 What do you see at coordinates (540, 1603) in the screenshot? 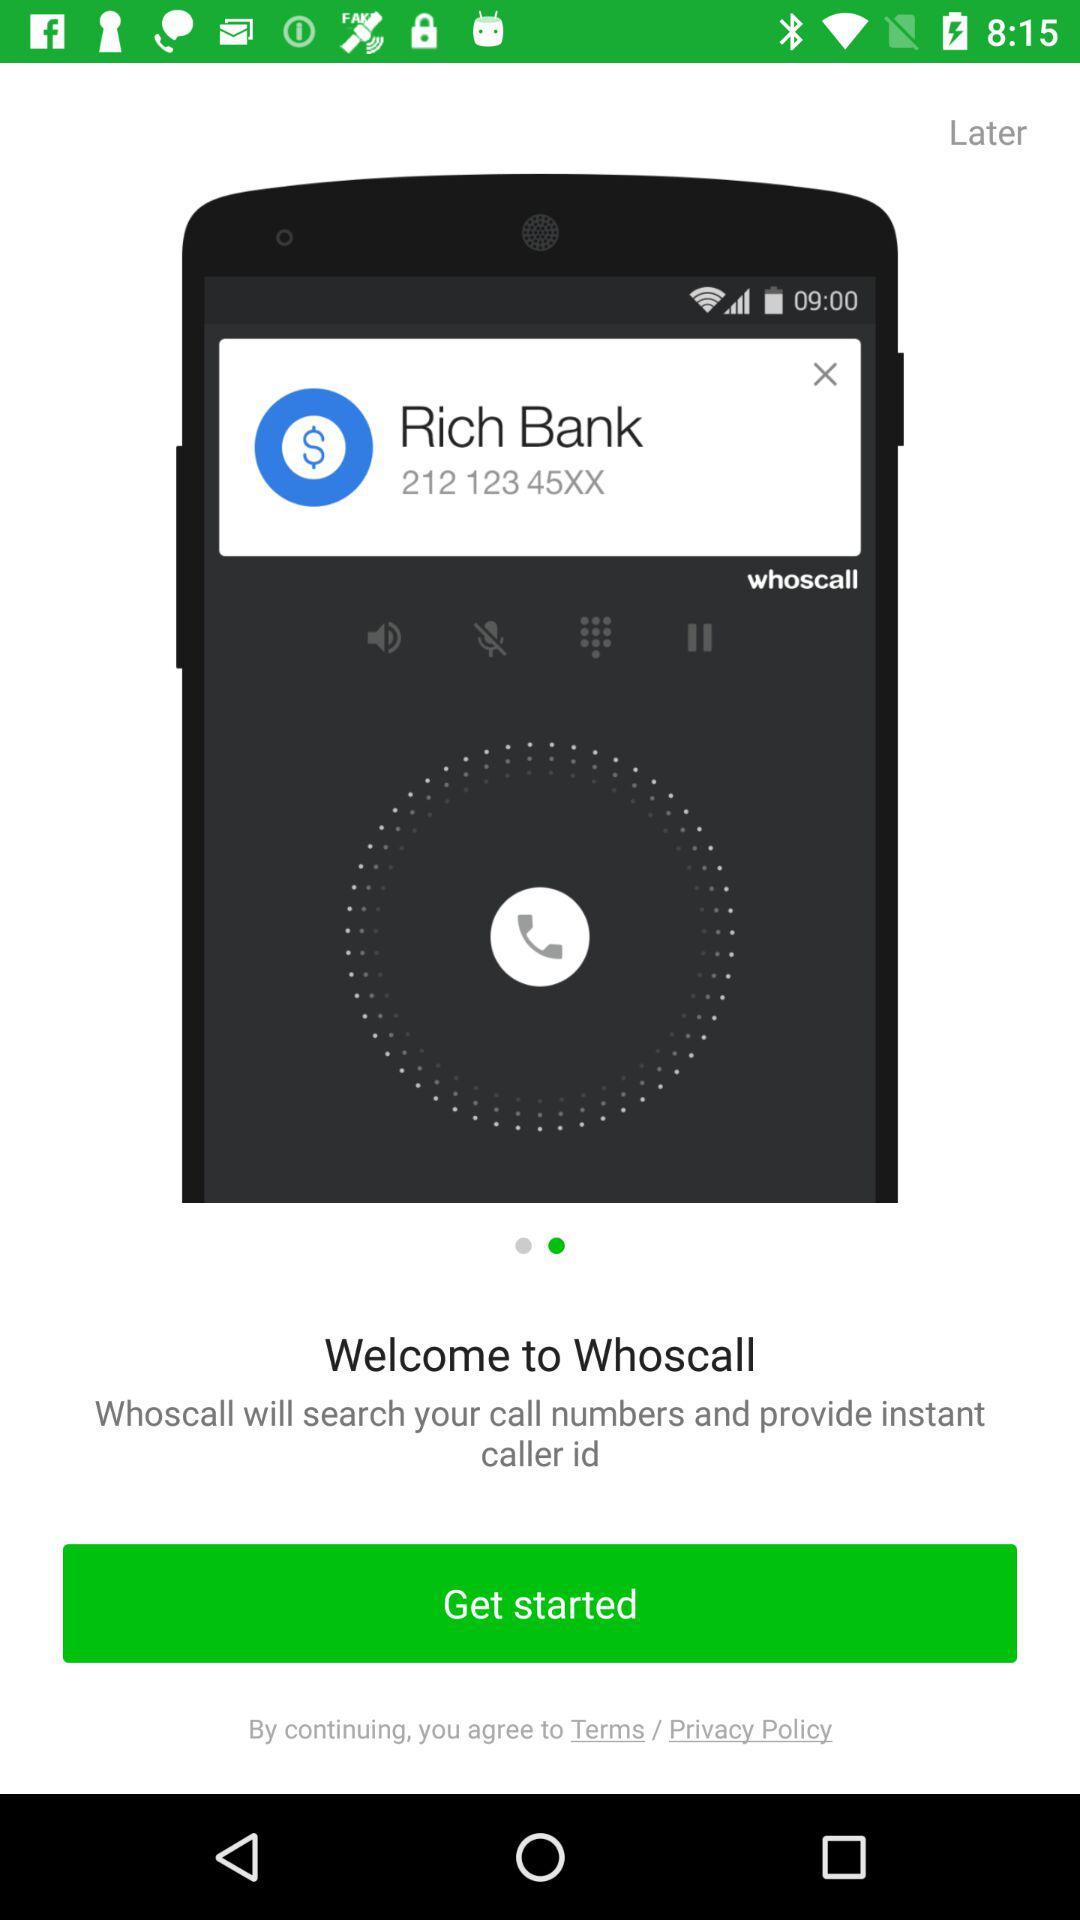
I see `the item above the by continuing you app` at bounding box center [540, 1603].